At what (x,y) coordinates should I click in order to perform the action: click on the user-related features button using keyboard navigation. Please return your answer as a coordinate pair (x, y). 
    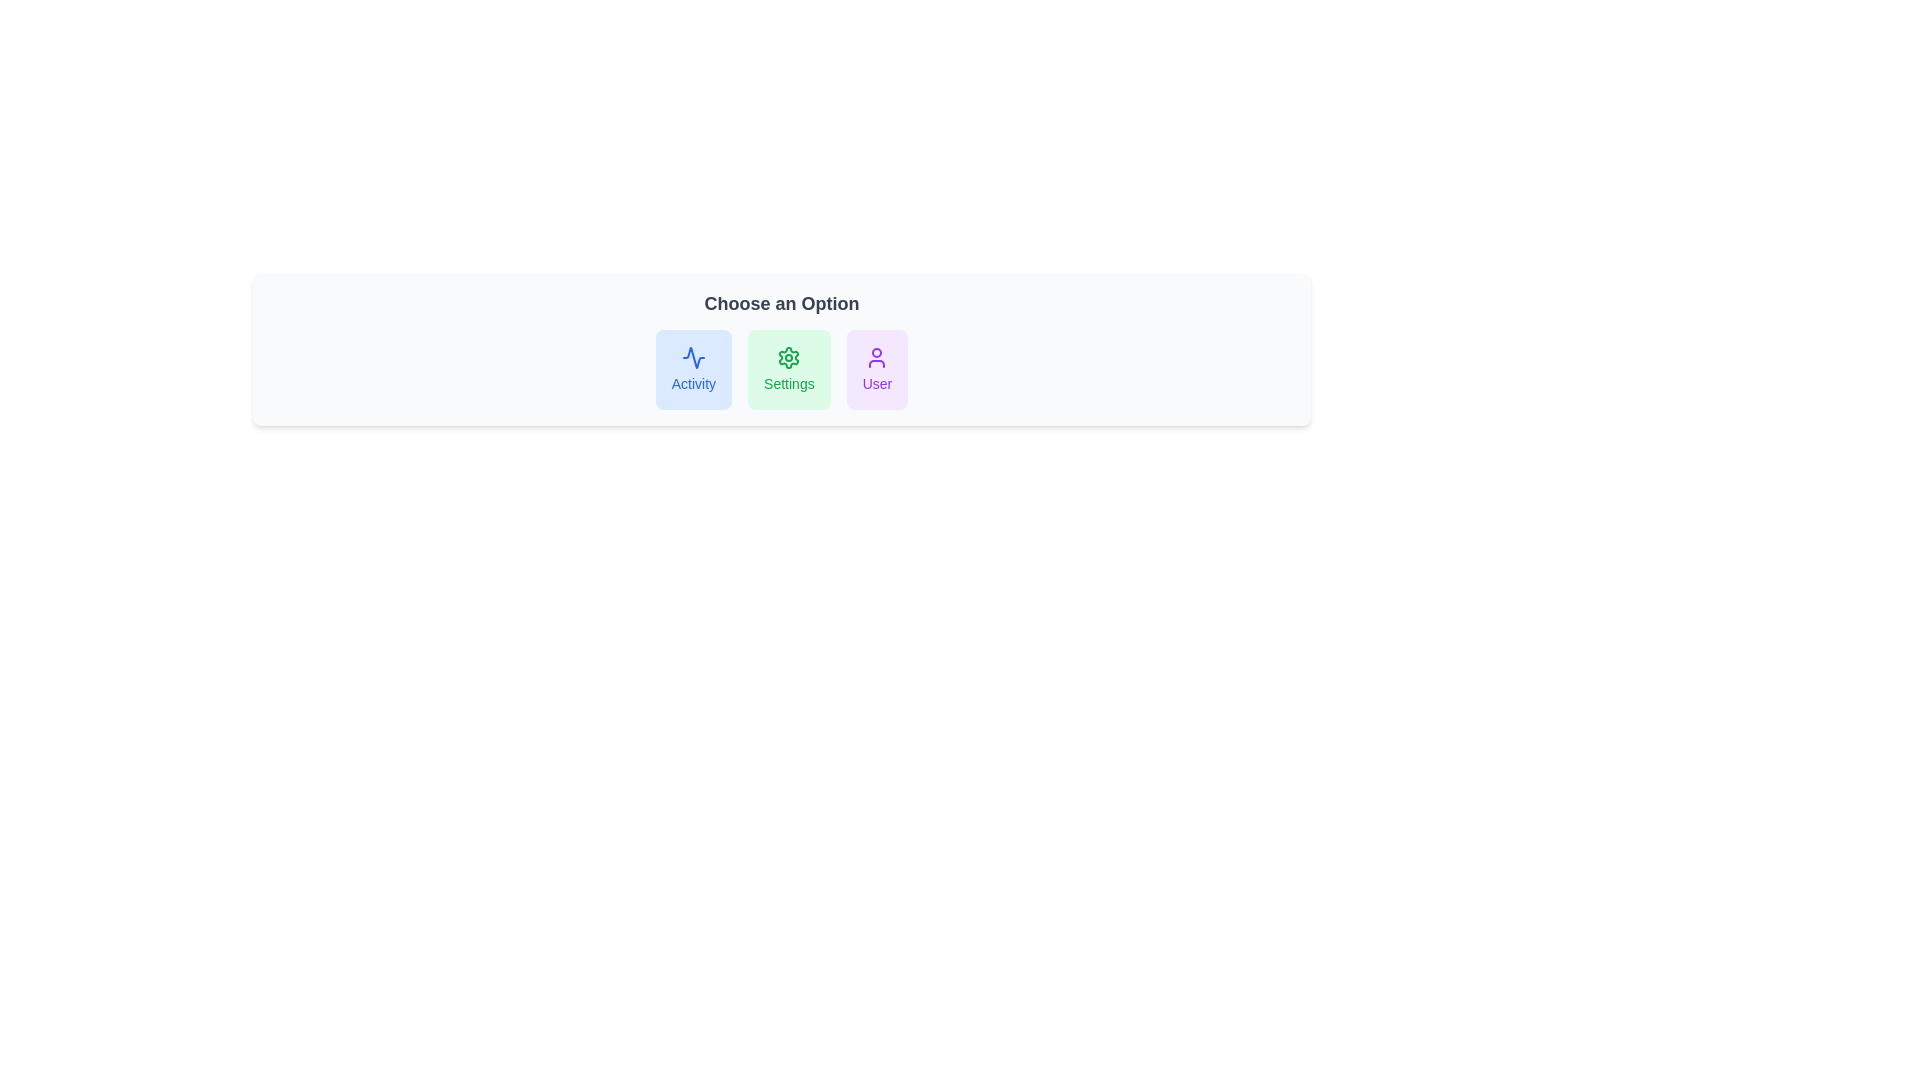
    Looking at the image, I should click on (877, 370).